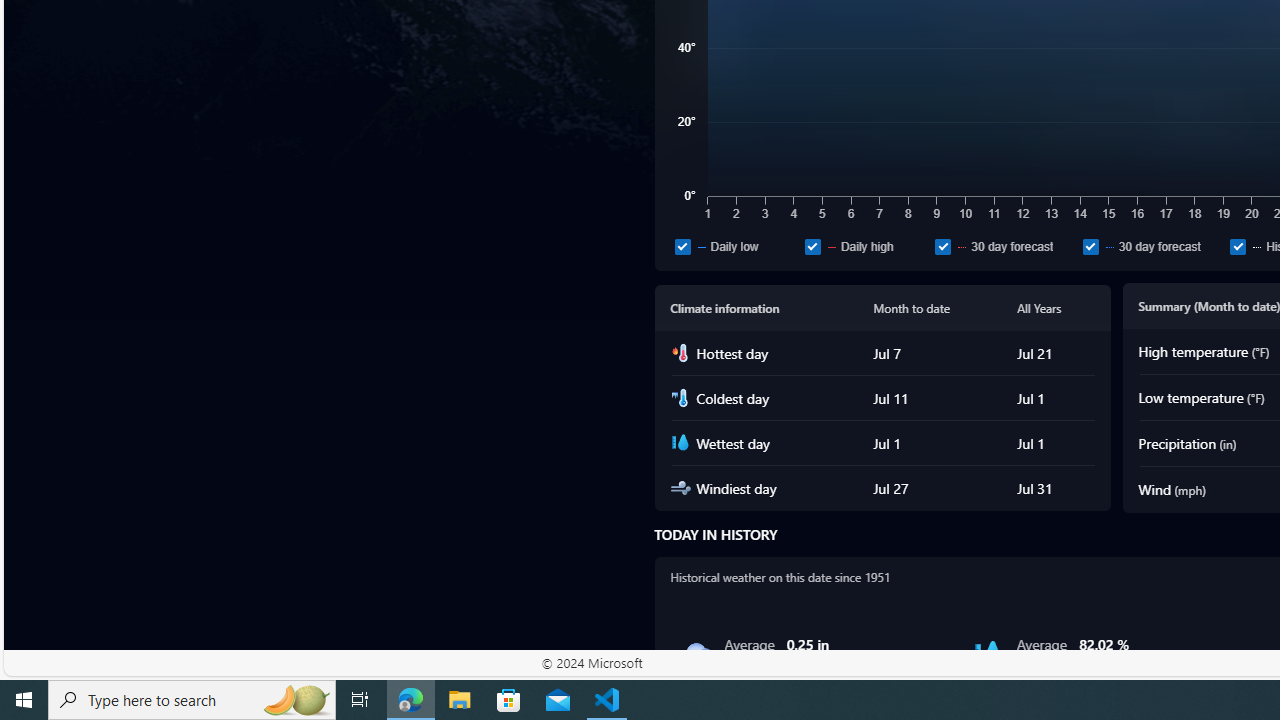  I want to click on 'Daily low', so click(682, 245).